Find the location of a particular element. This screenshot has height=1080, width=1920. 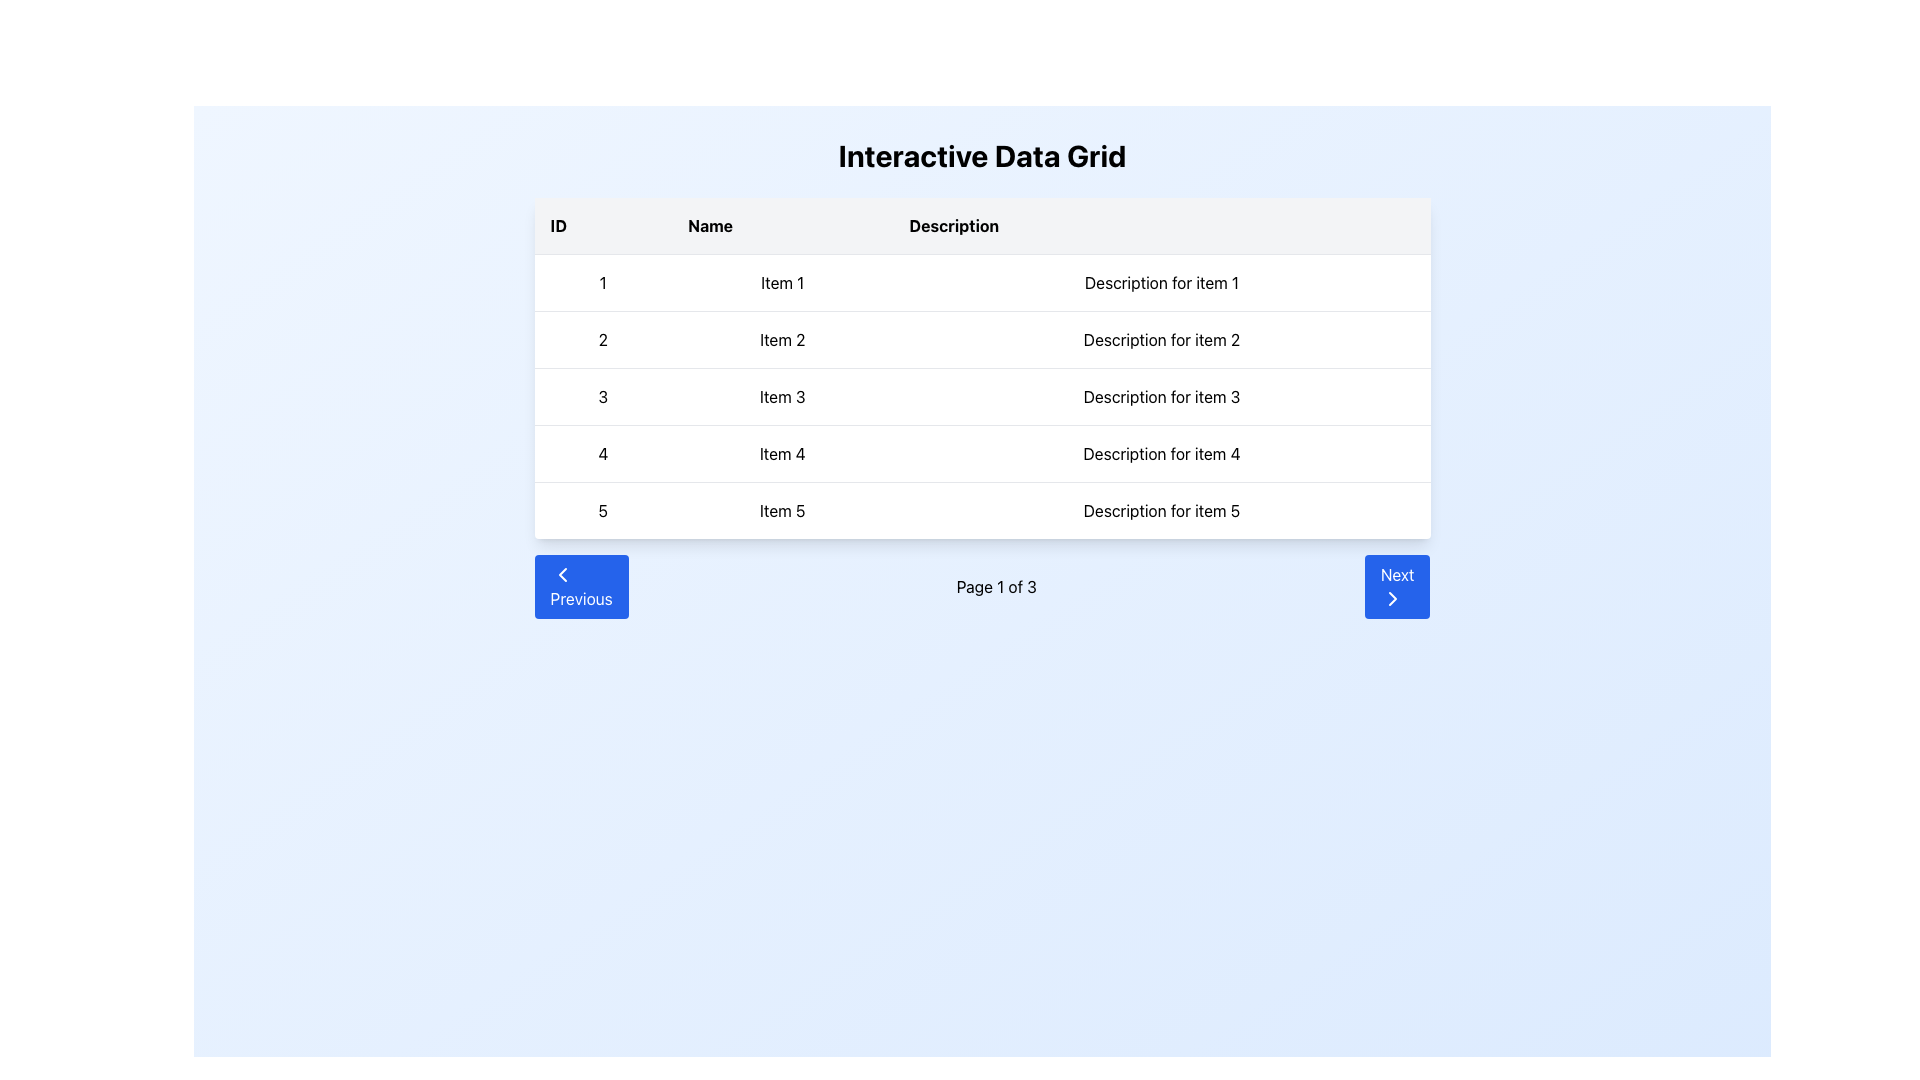

the fourth row of the grid that displays data for 'Item 4', which includes an identifier, a name, and a description is located at coordinates (982, 454).